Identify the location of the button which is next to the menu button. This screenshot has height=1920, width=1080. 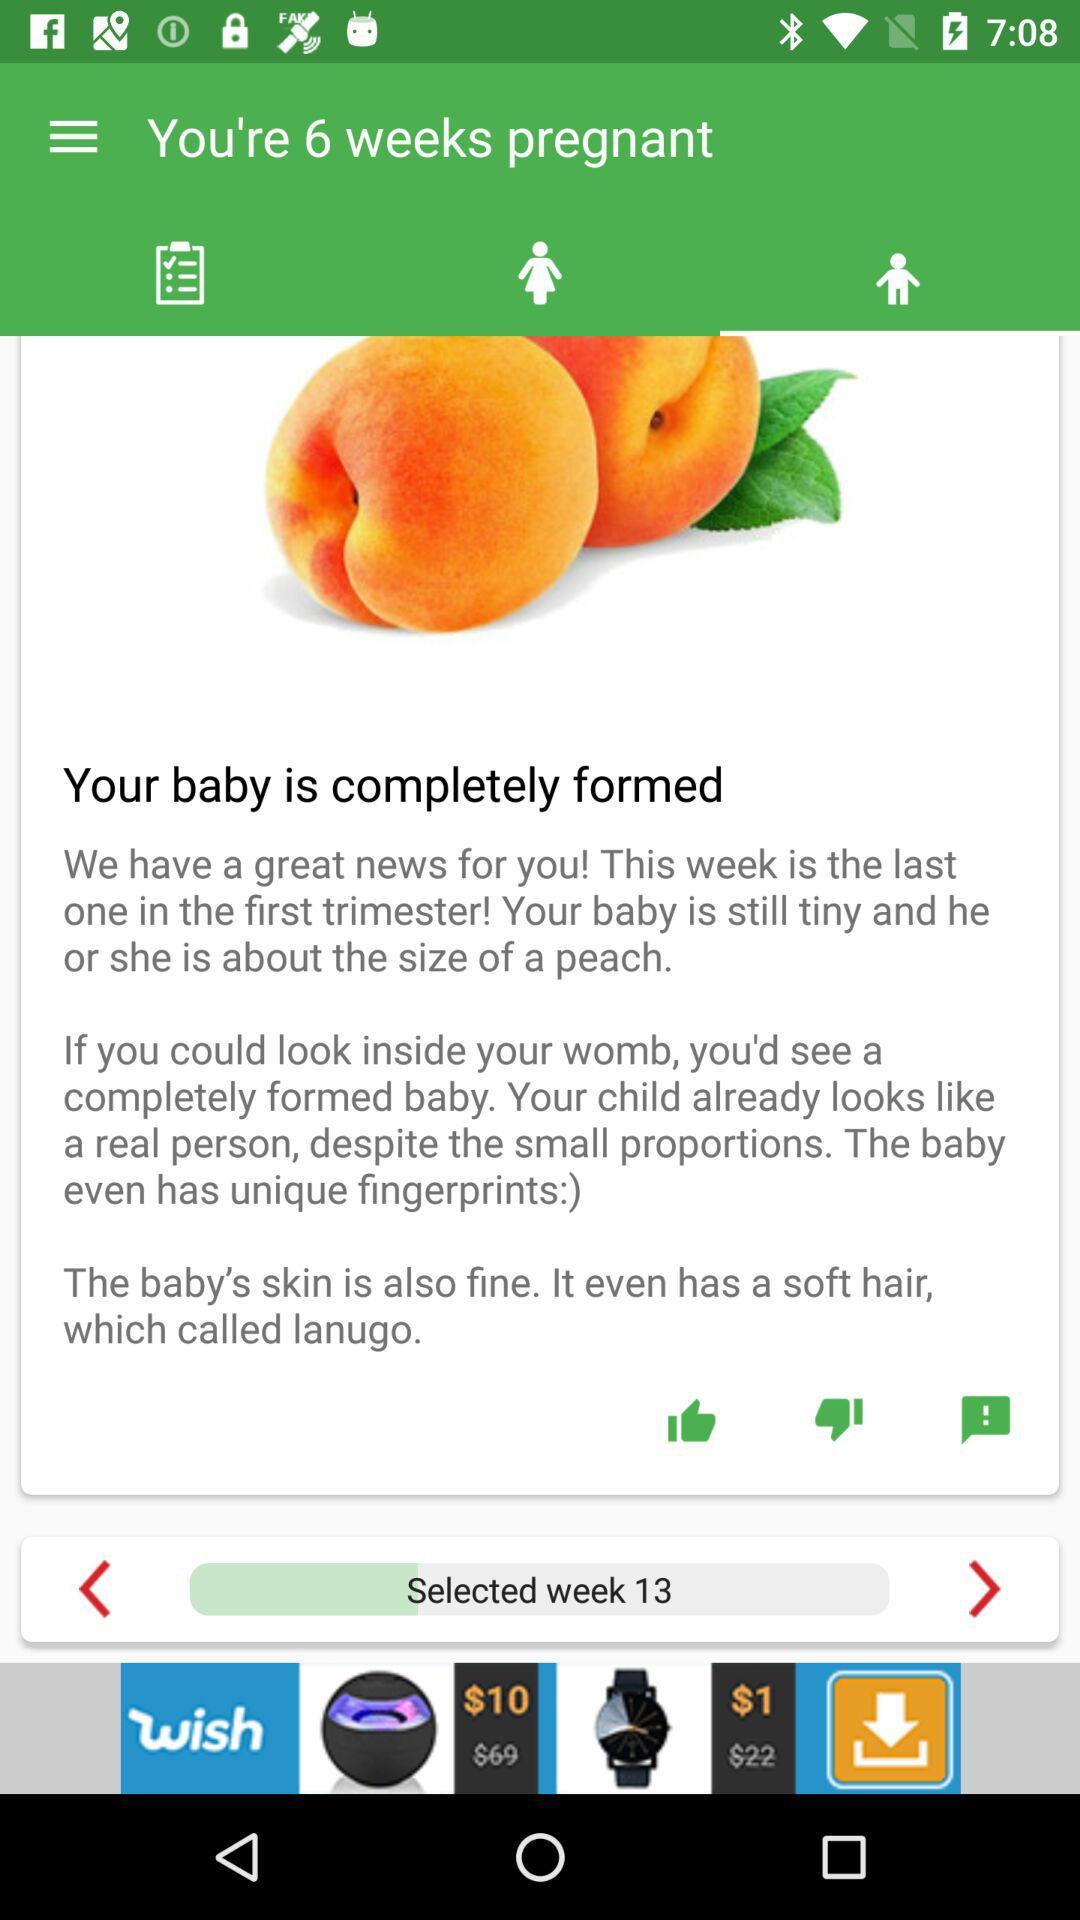
(540, 272).